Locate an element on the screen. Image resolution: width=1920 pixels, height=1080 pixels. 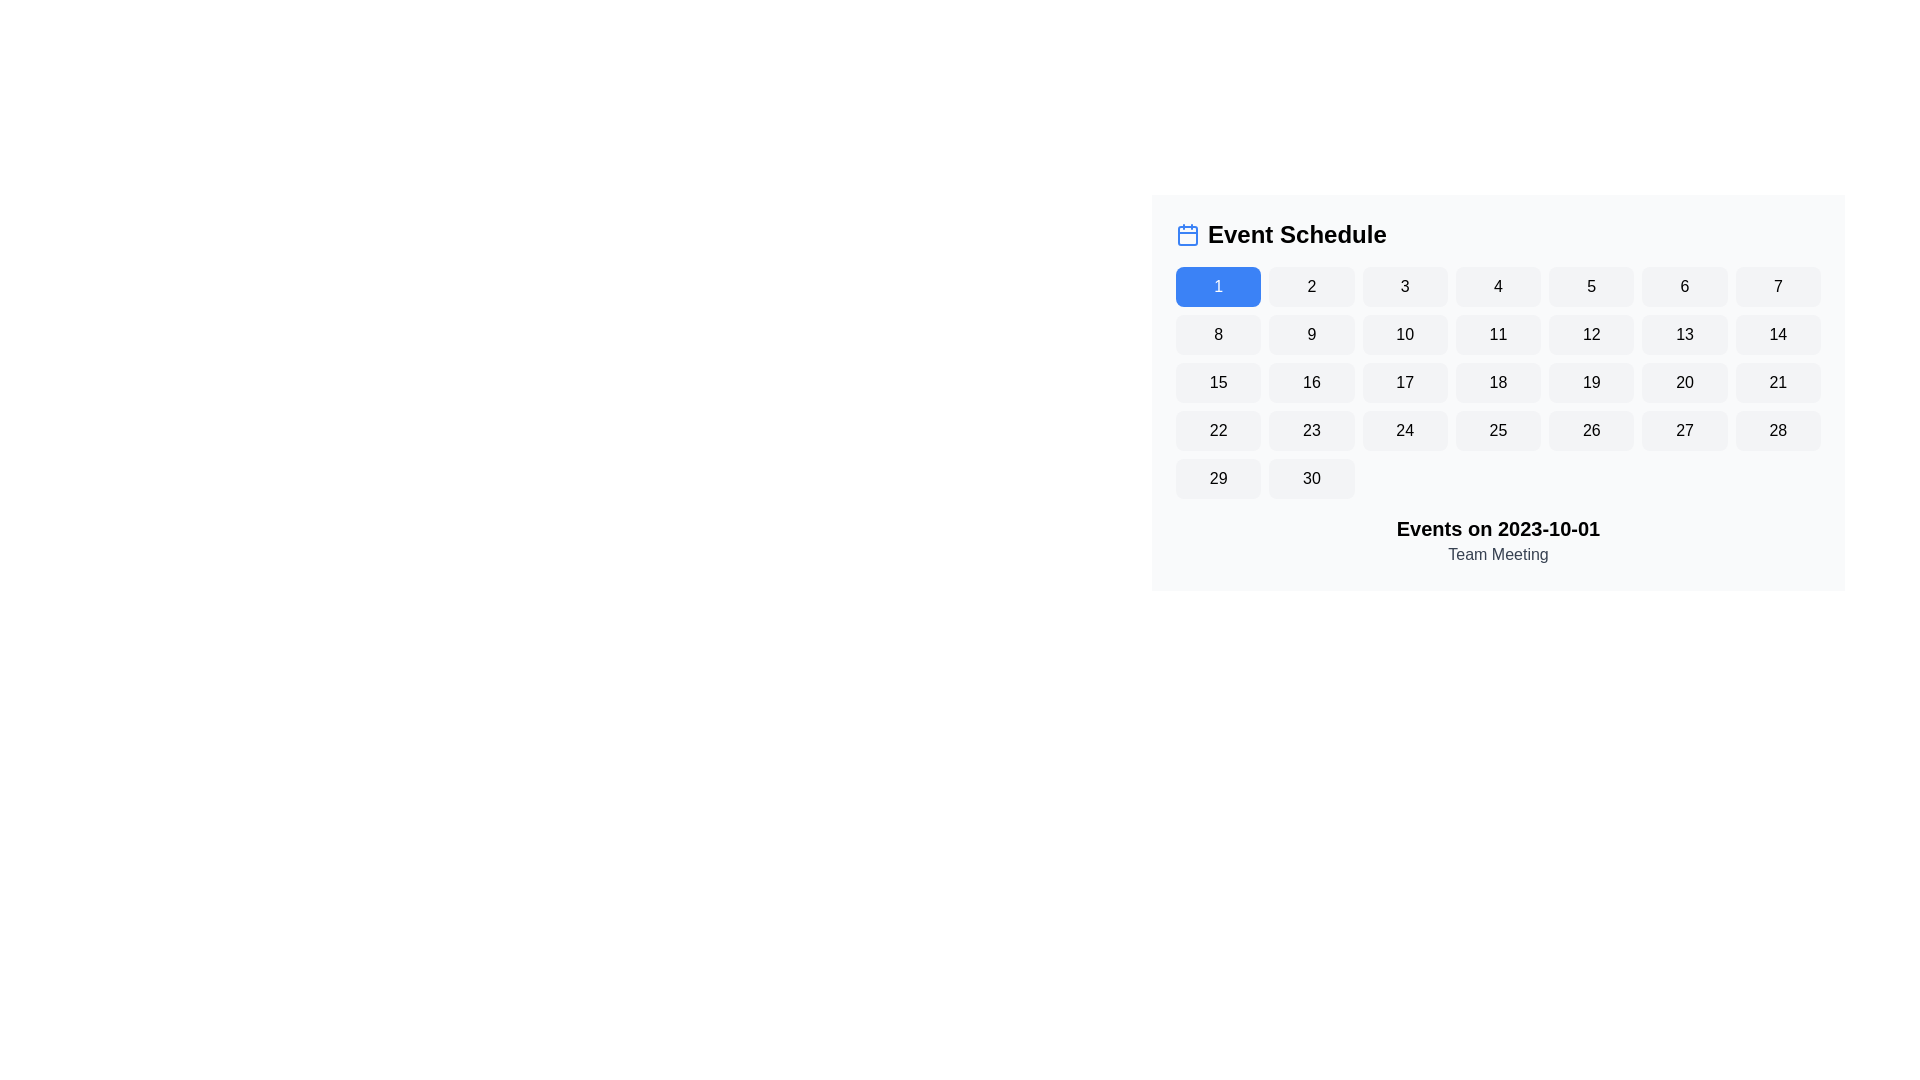
the rectangular button labeled '29' with a light gray background and black text is located at coordinates (1217, 478).